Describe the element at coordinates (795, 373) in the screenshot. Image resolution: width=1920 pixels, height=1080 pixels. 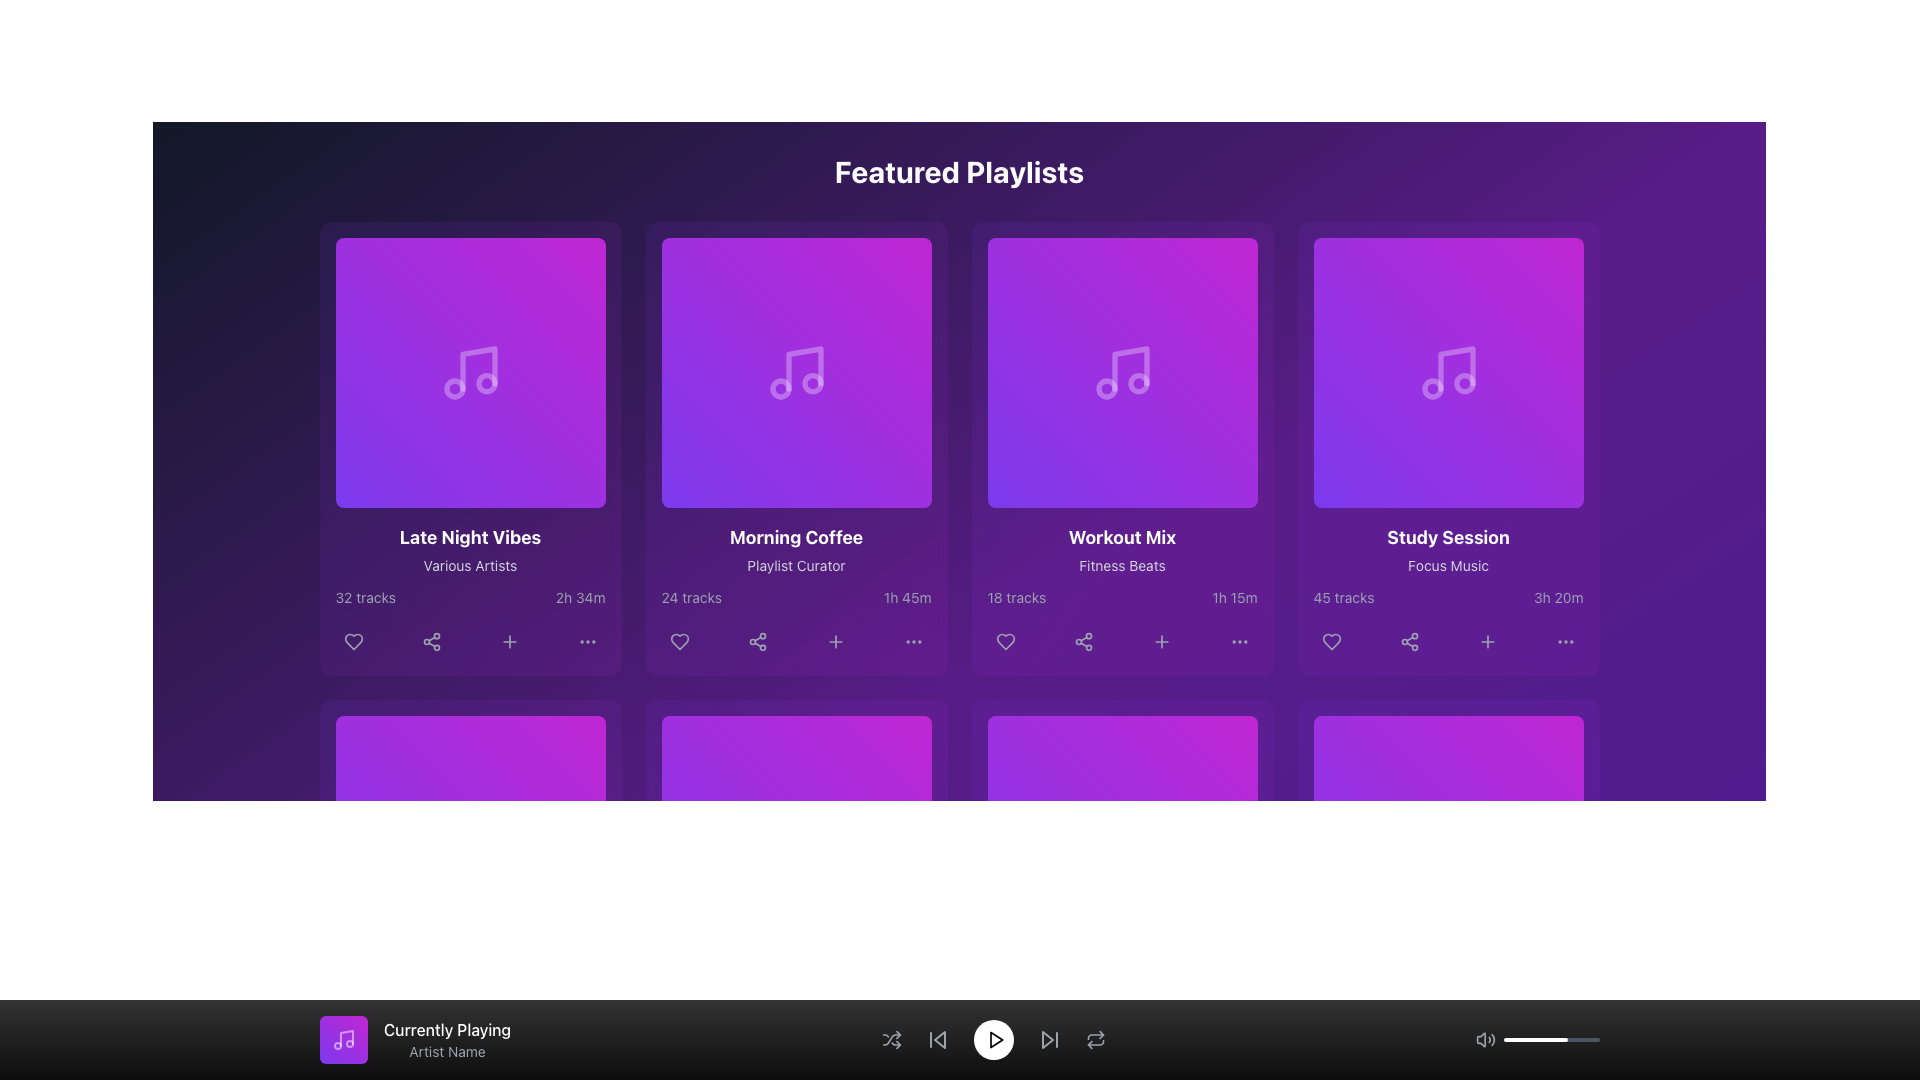
I see `the play button in the 'Morning Coffee' playlist section` at that location.